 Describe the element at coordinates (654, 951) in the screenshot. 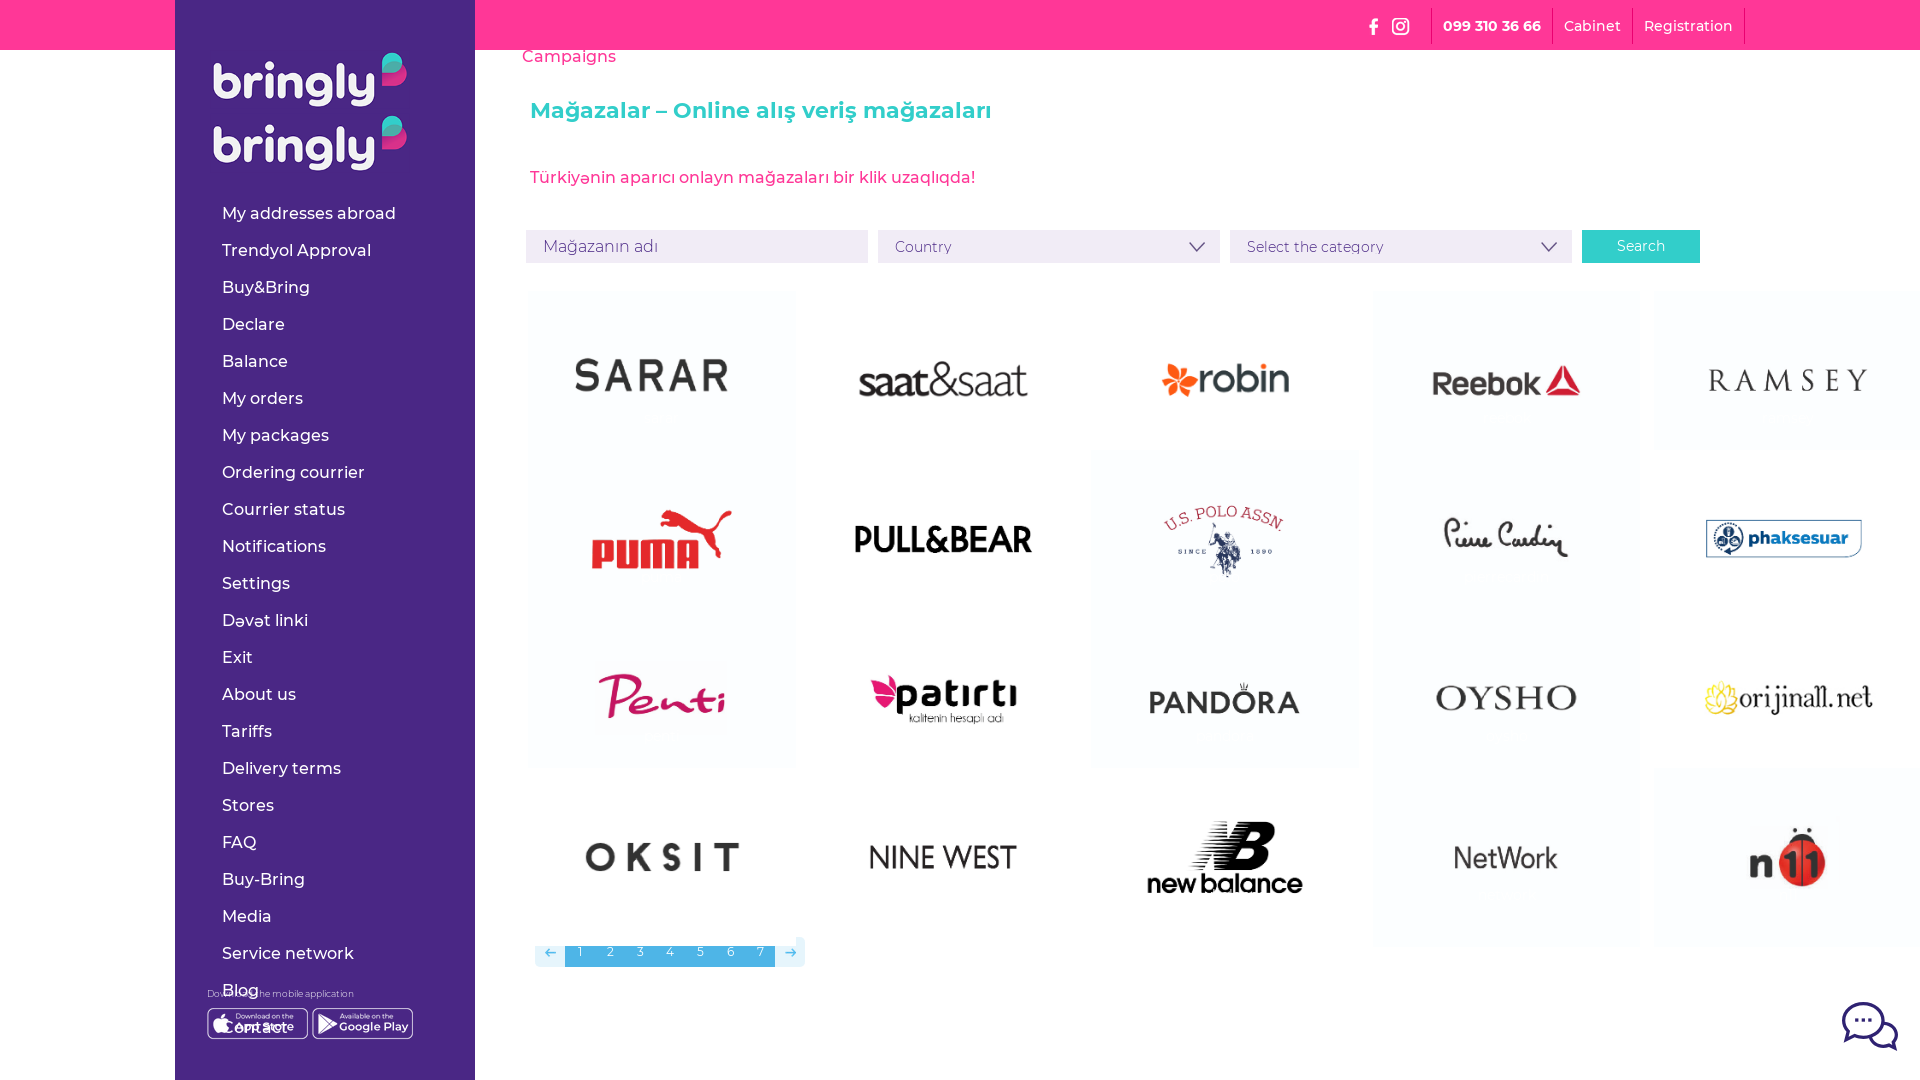

I see `'4'` at that location.